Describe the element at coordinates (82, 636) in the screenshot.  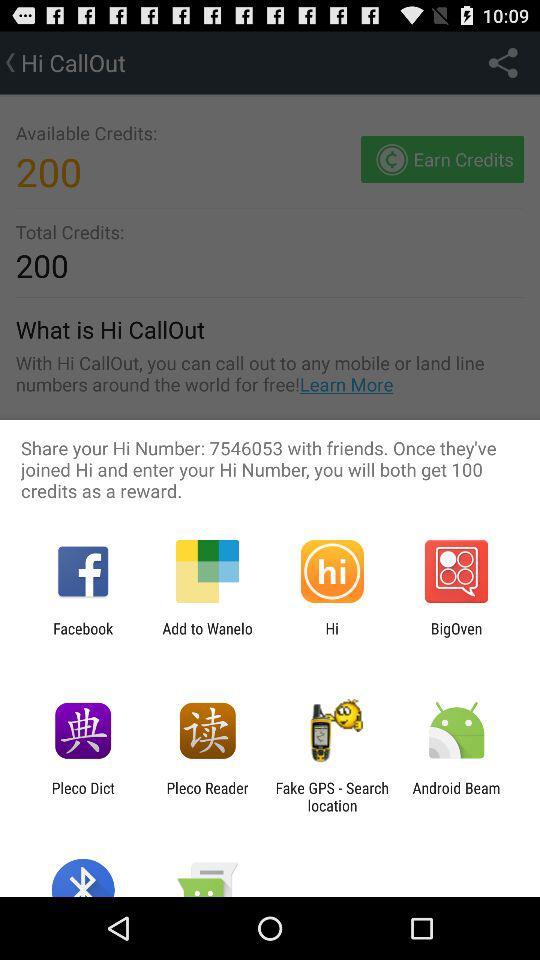
I see `the facebook icon` at that location.